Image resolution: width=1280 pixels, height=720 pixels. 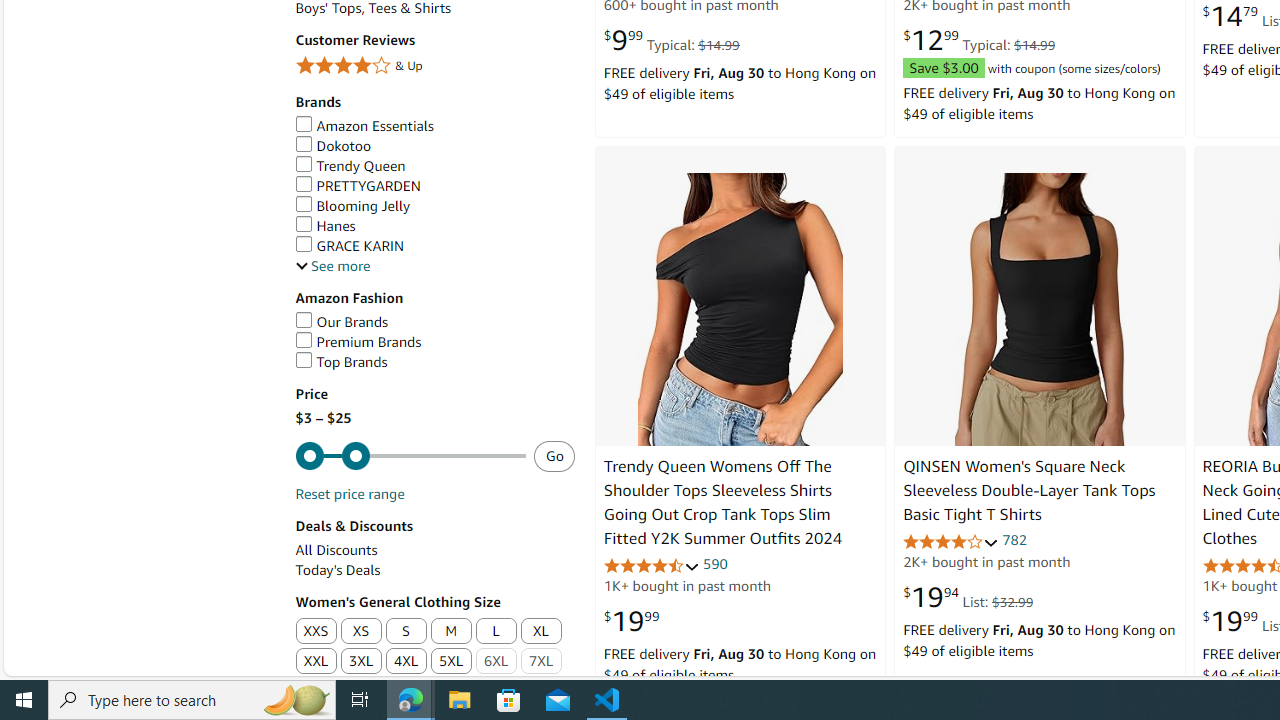 What do you see at coordinates (406, 662) in the screenshot?
I see `'4XL'` at bounding box center [406, 662].